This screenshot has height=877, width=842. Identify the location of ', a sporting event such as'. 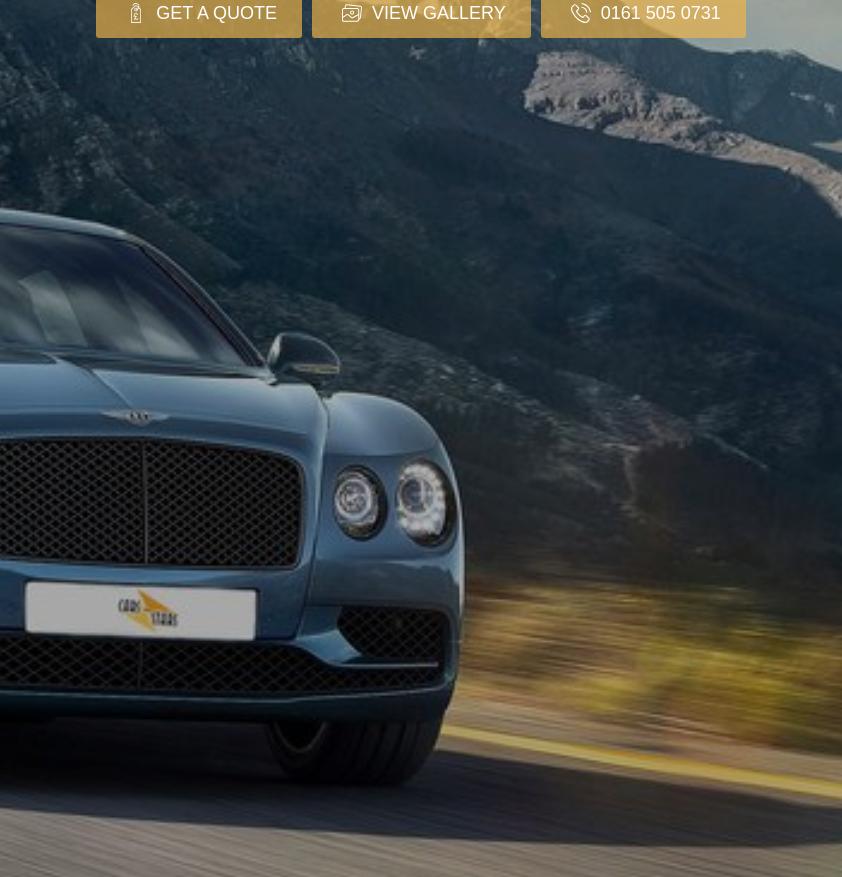
(194, 403).